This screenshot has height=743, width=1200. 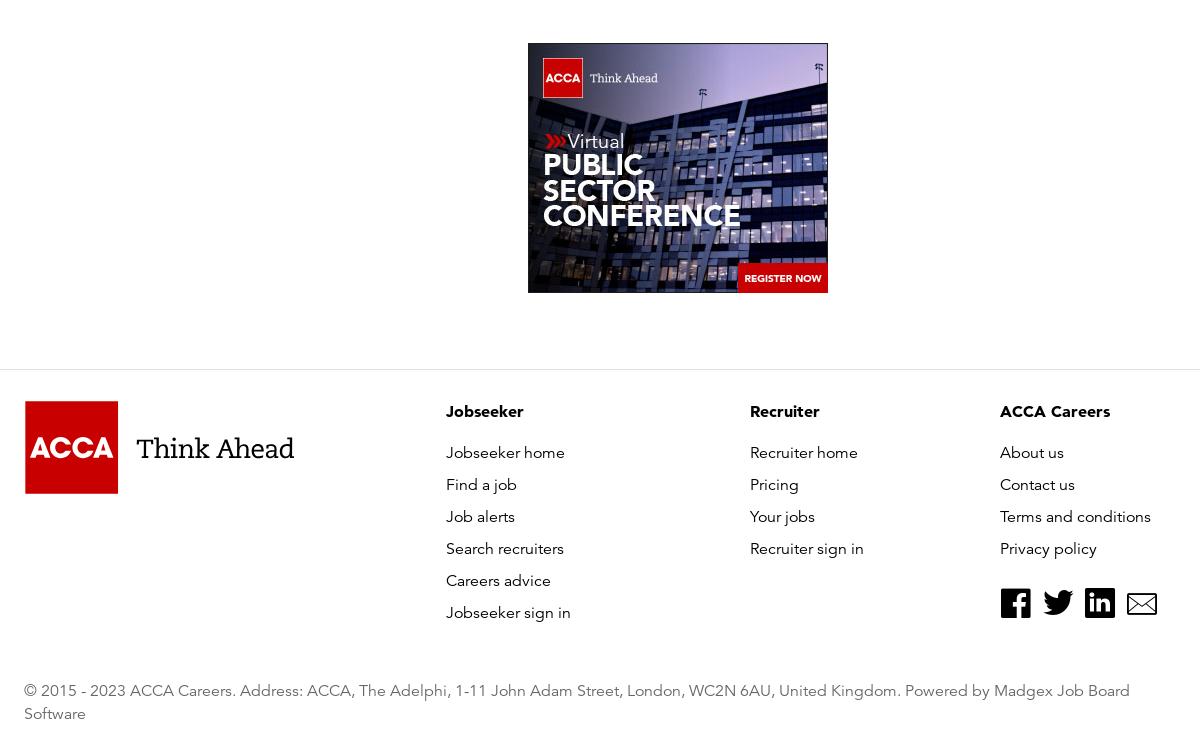 What do you see at coordinates (497, 581) in the screenshot?
I see `'Careers advice'` at bounding box center [497, 581].